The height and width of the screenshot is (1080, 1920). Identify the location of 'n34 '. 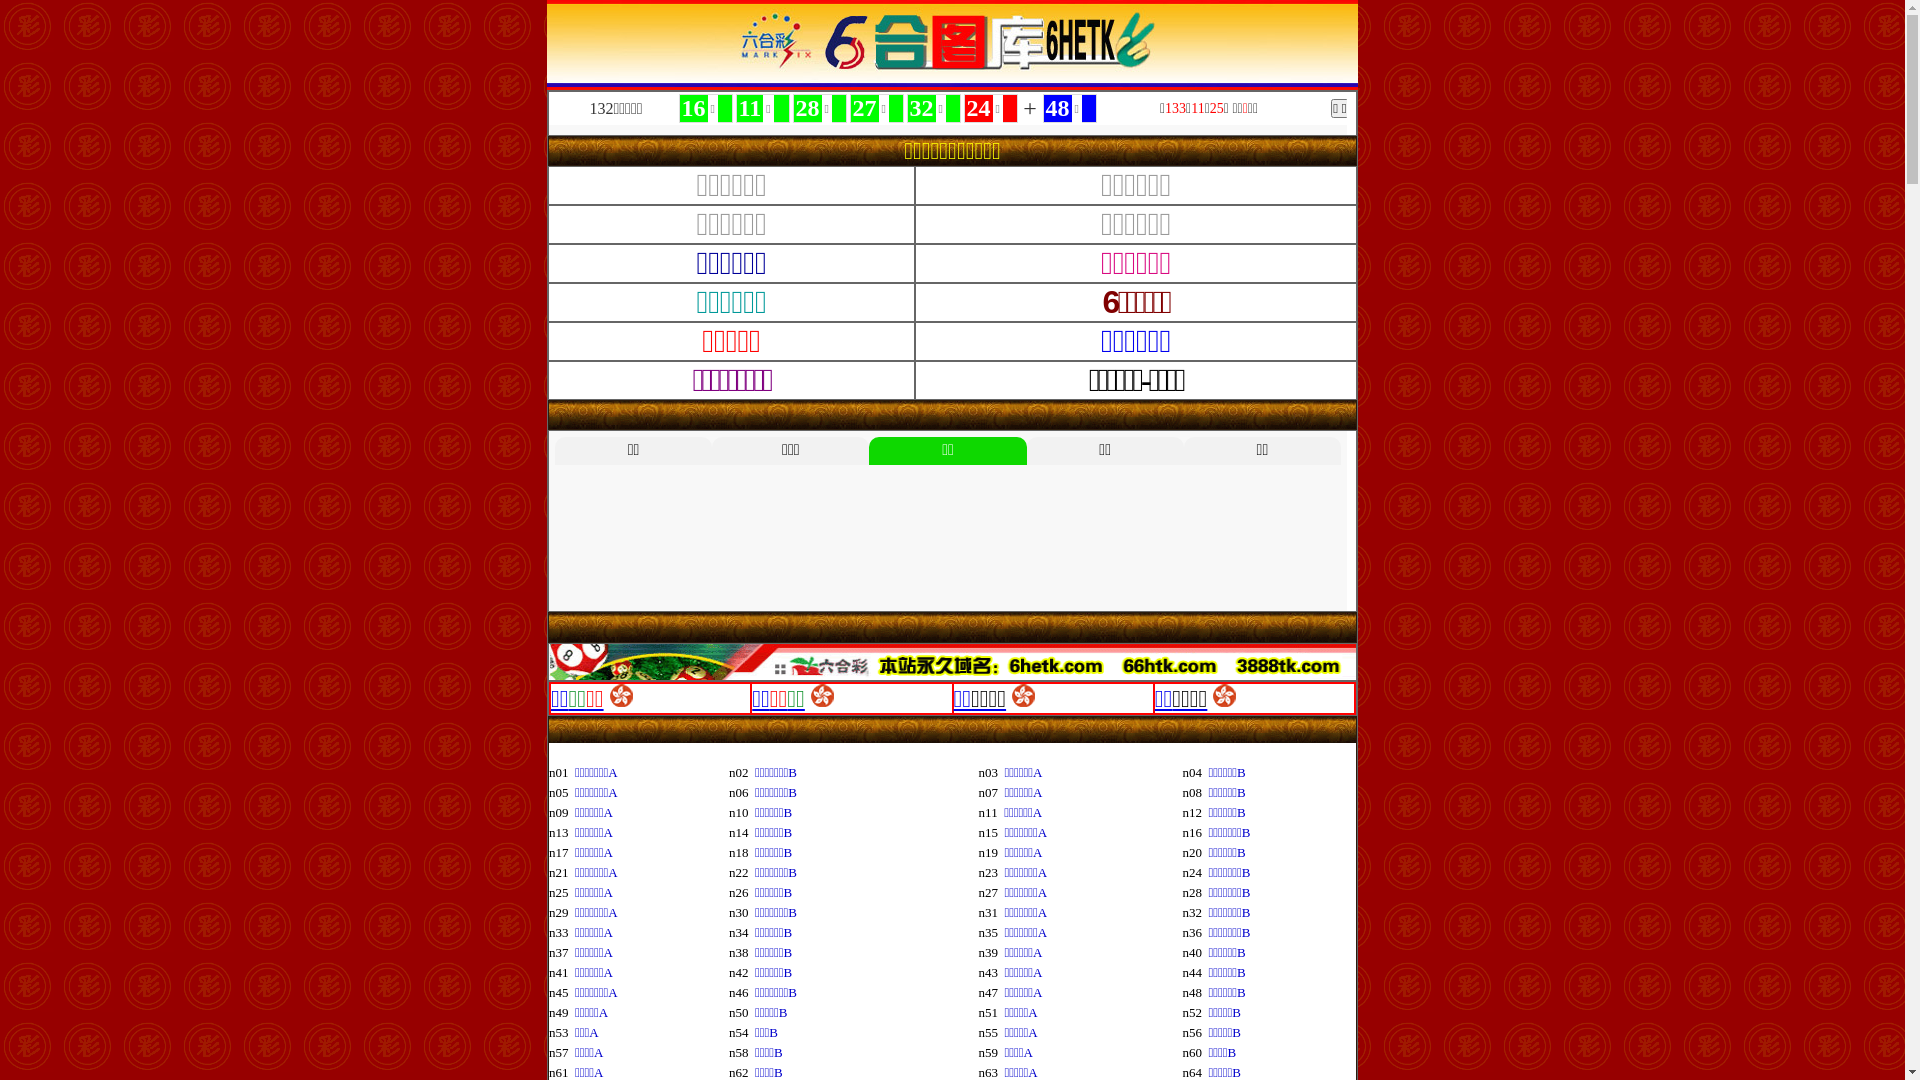
(741, 932).